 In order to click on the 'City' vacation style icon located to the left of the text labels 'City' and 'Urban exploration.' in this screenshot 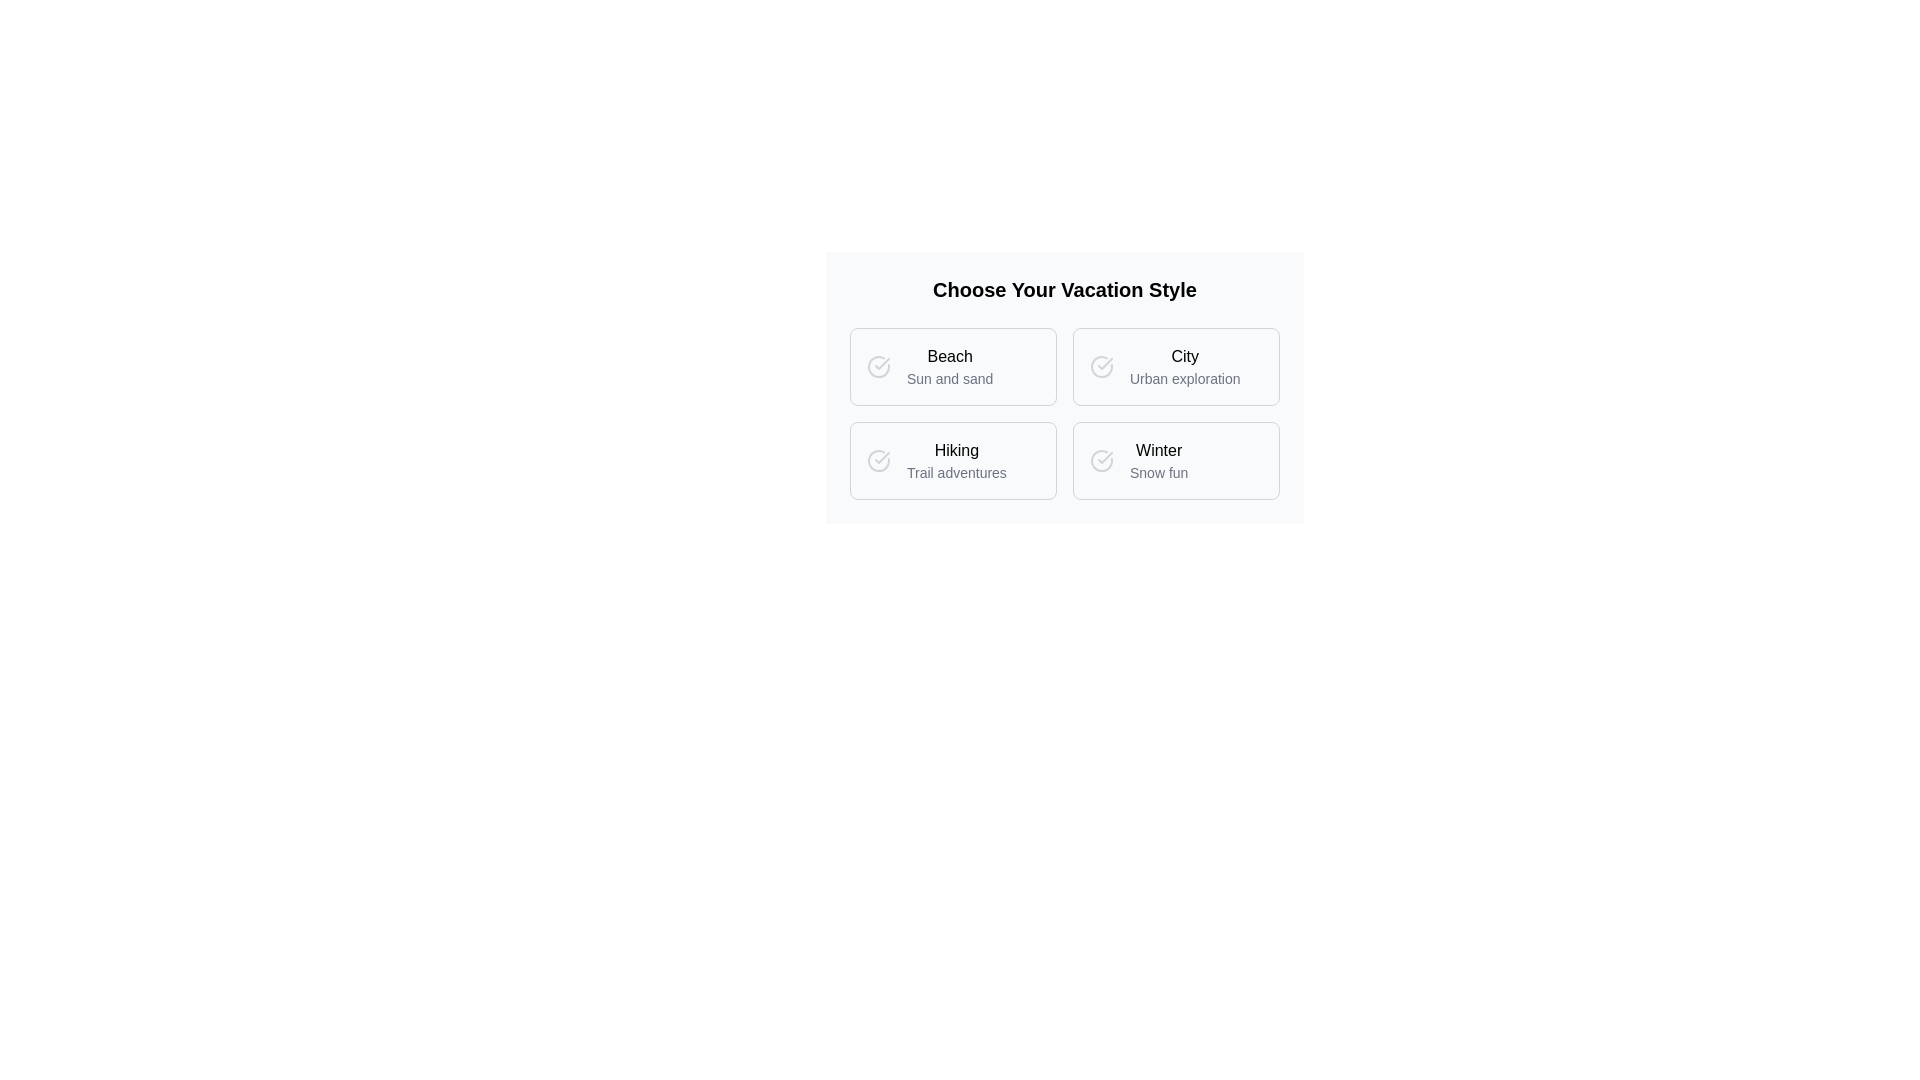, I will do `click(1101, 366)`.